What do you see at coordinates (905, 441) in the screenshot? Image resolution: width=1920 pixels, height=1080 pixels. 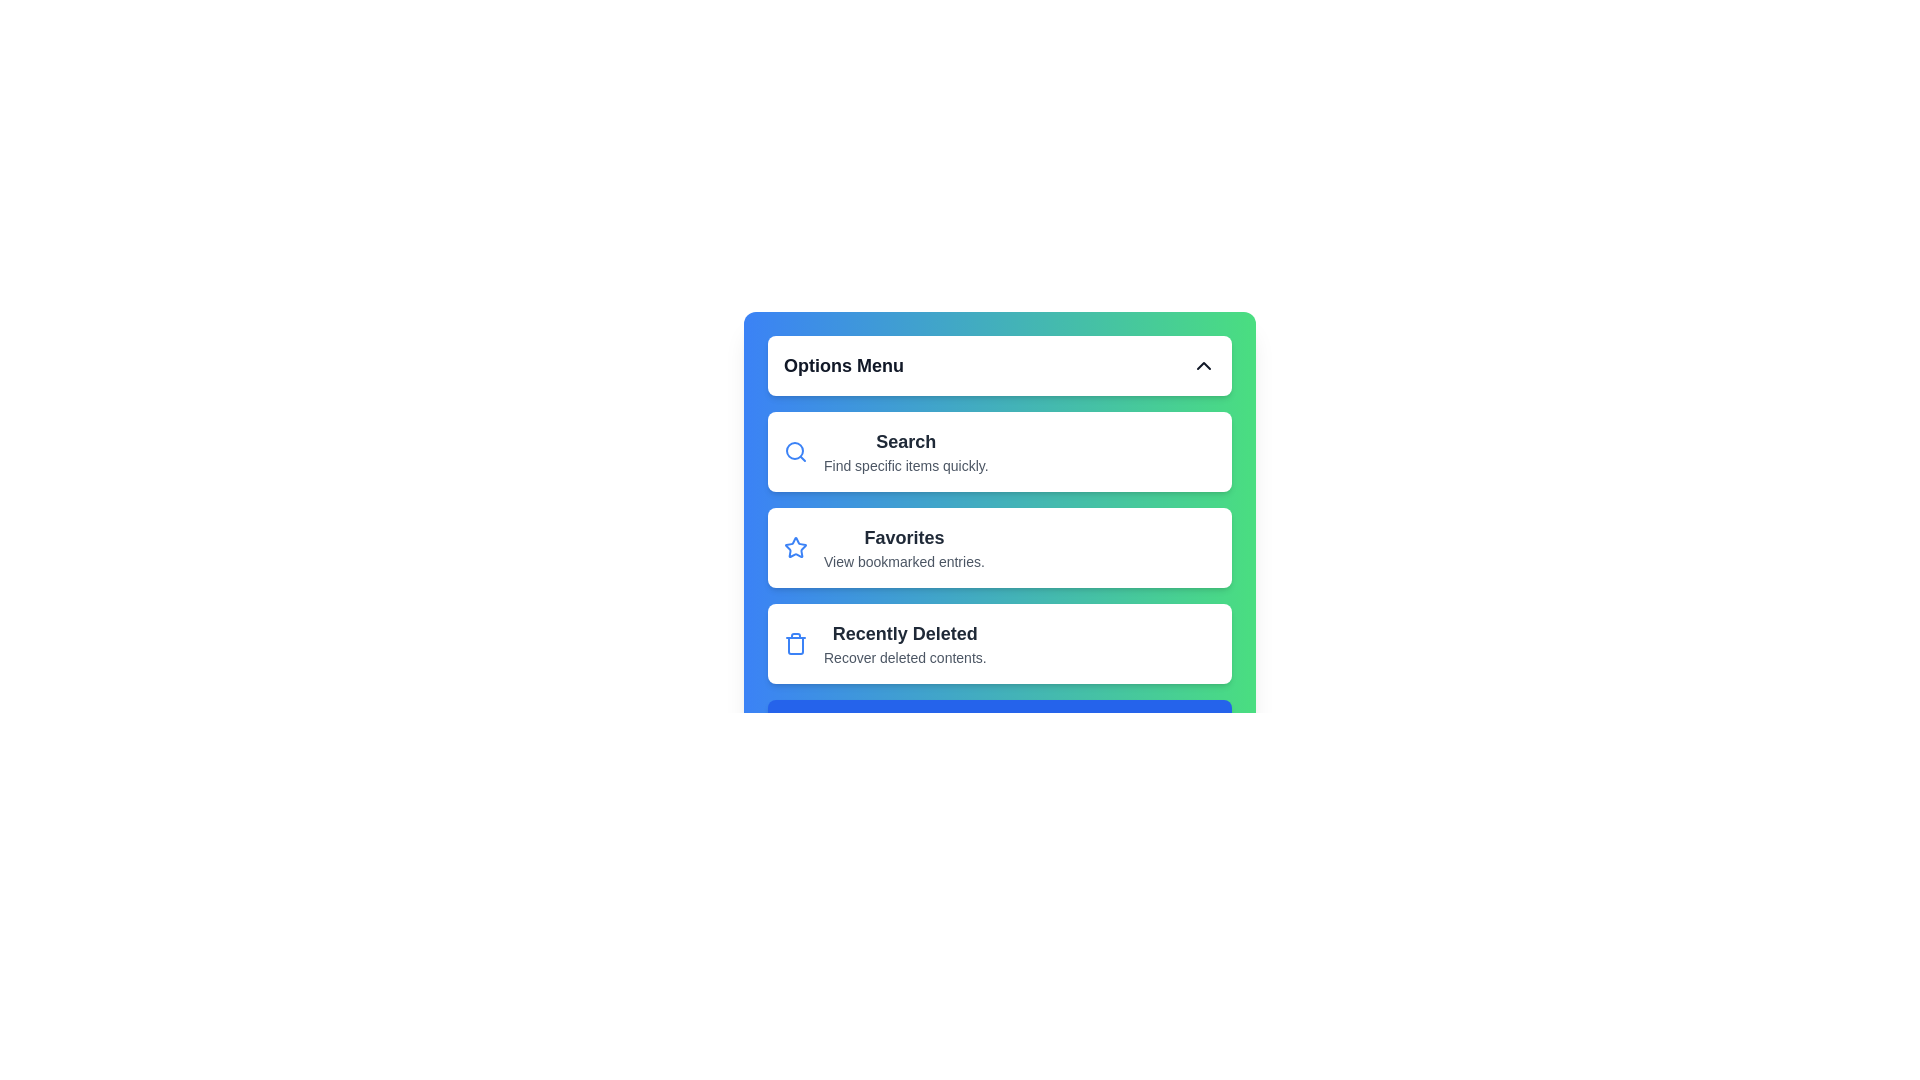 I see `the 'Search' clickable text label in the menu` at bounding box center [905, 441].